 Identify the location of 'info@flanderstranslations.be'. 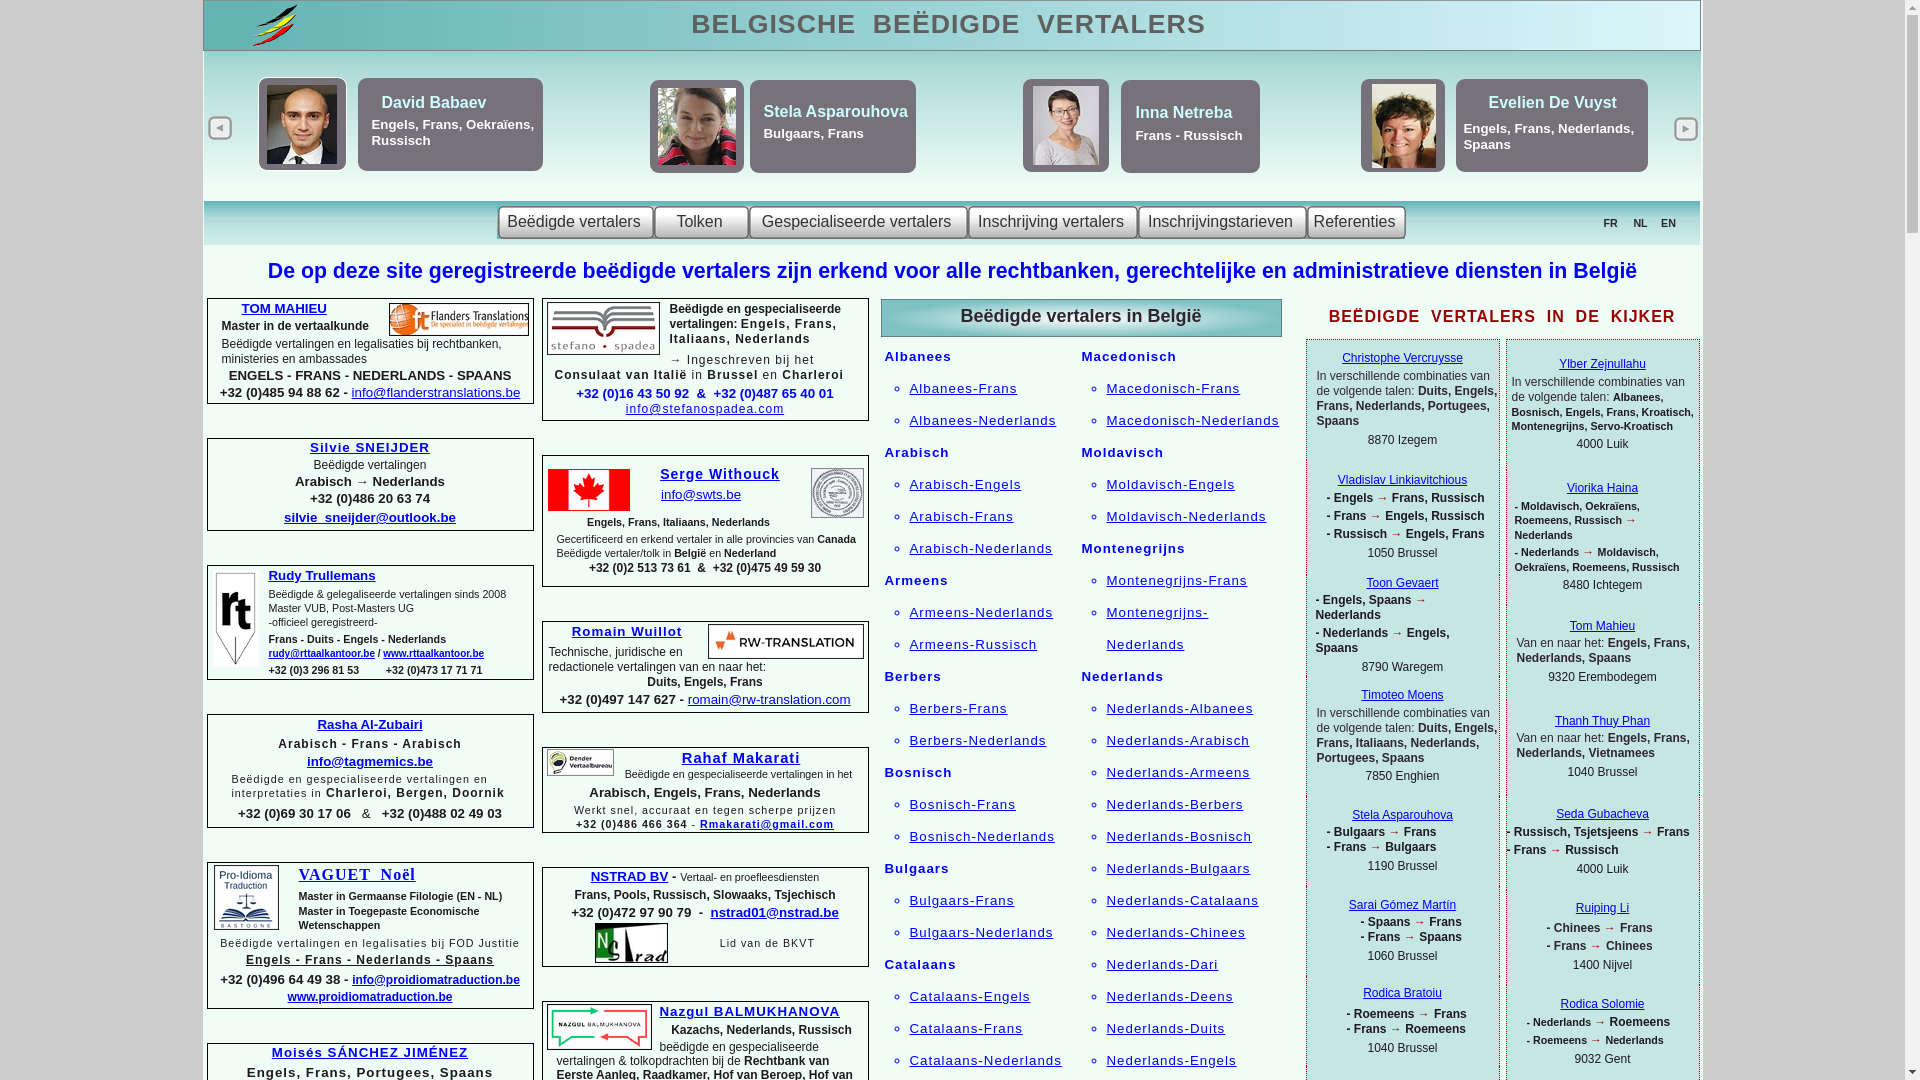
(435, 392).